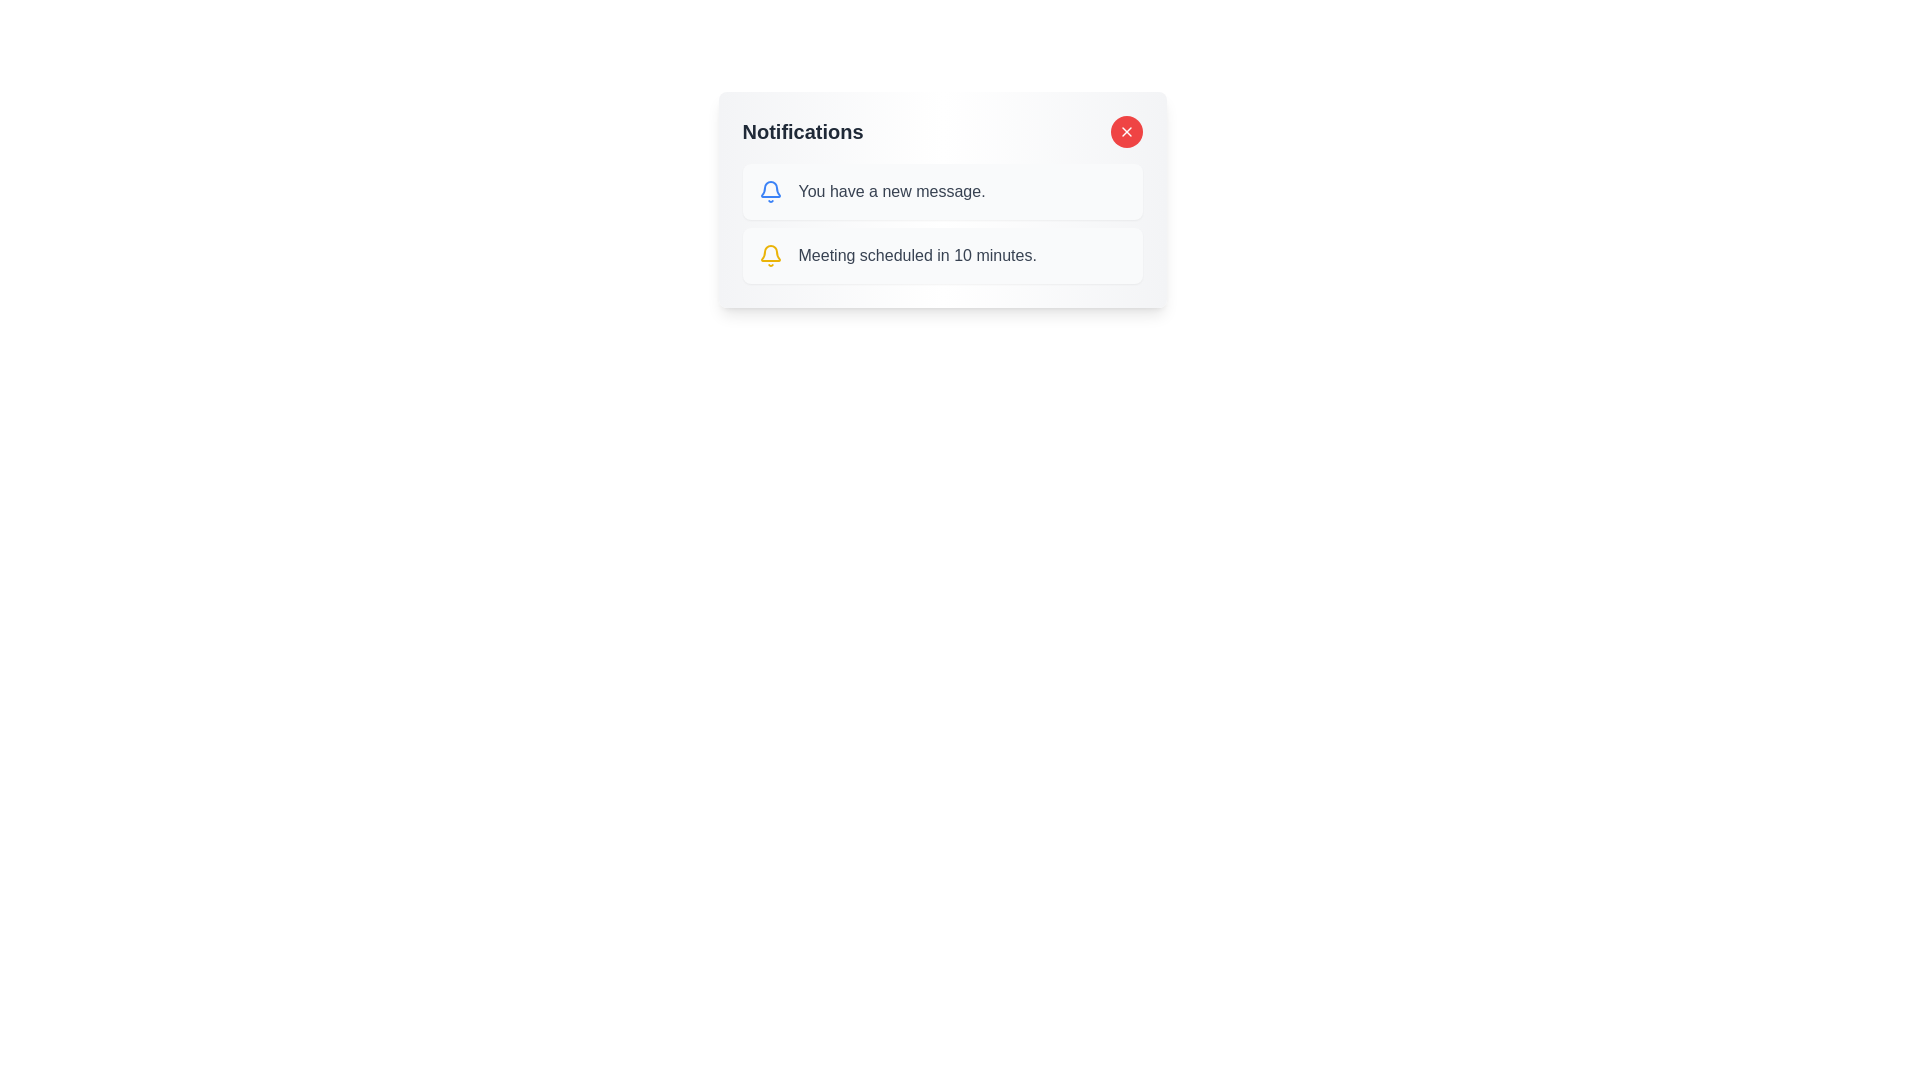 The height and width of the screenshot is (1080, 1920). Describe the element at coordinates (769, 252) in the screenshot. I see `the notification icon located inside the notification box, which serves as an indicator for incoming notifications` at that location.